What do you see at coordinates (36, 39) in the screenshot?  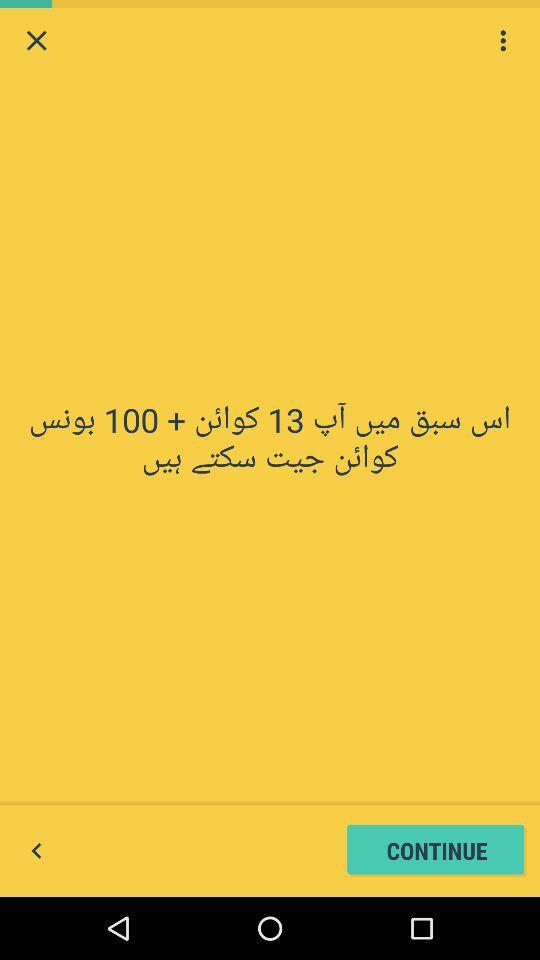 I see `window` at bounding box center [36, 39].